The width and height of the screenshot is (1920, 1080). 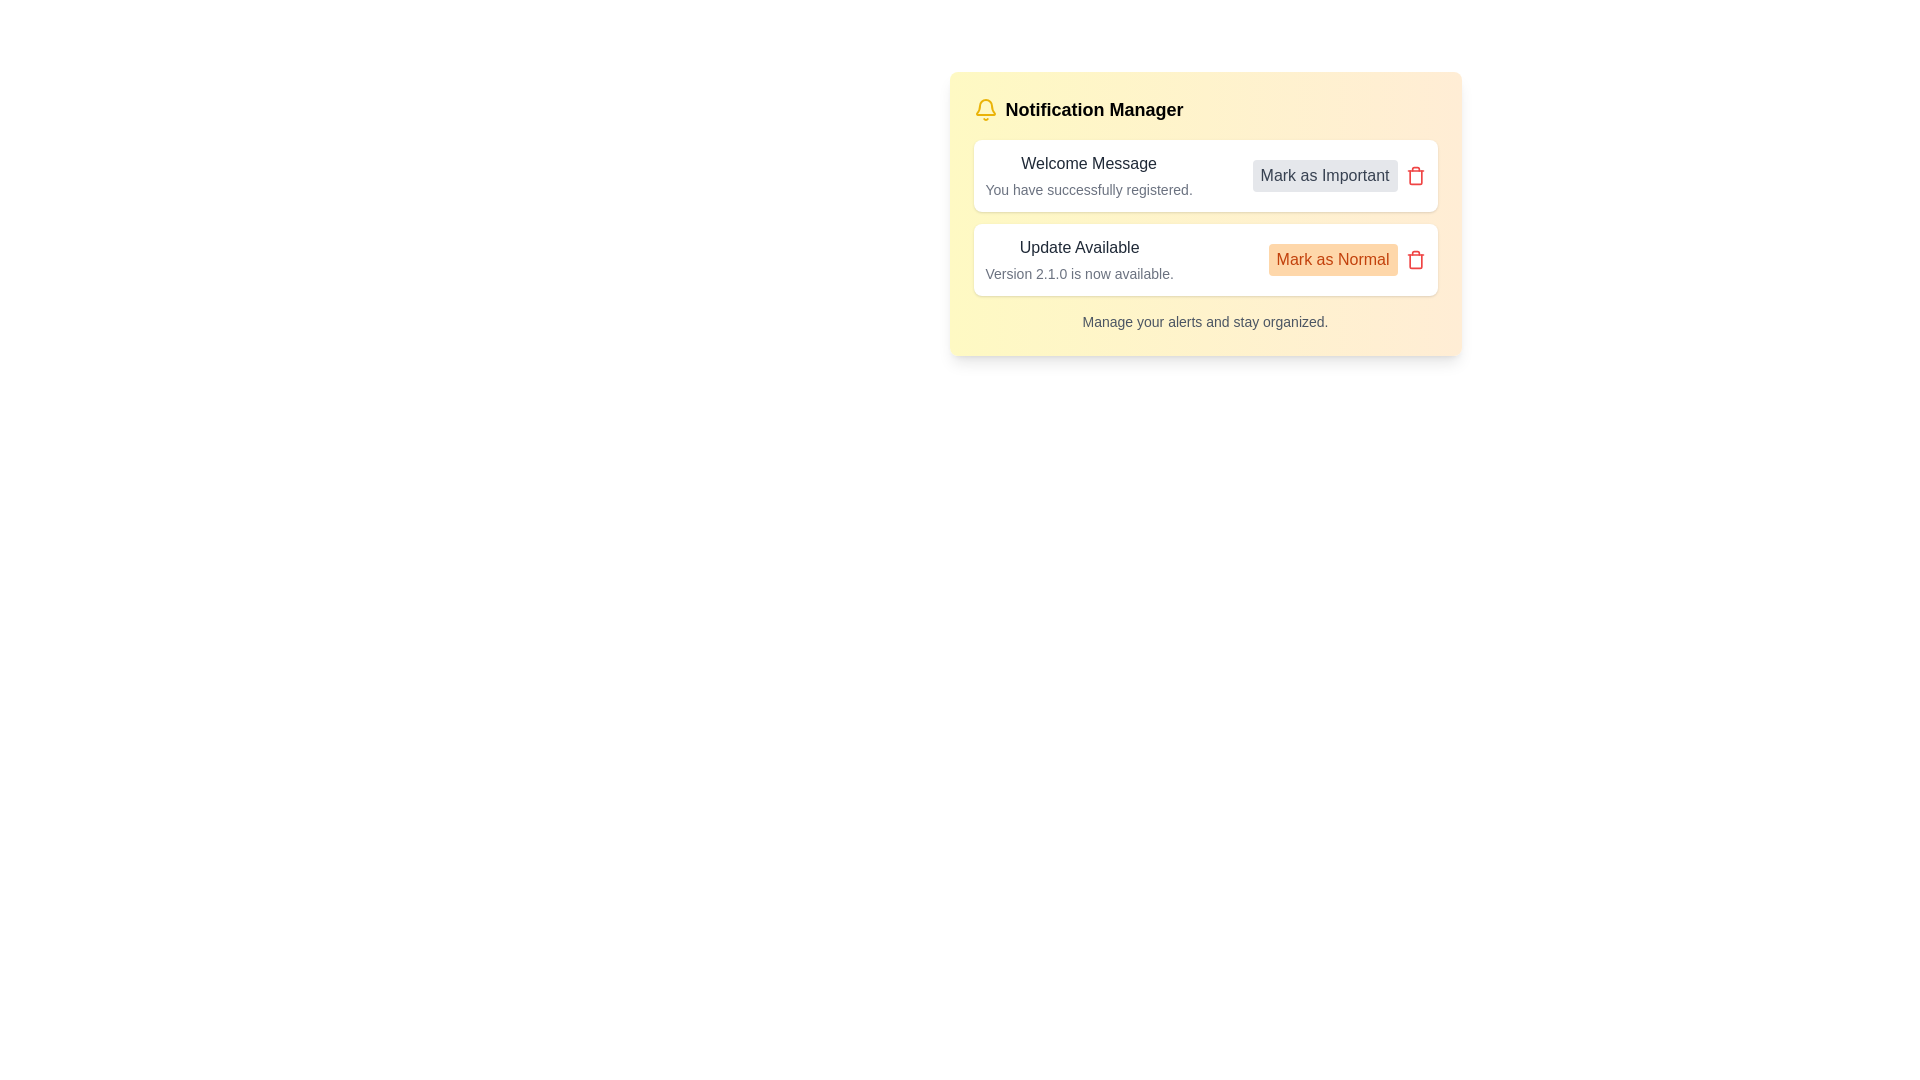 What do you see at coordinates (1339, 175) in the screenshot?
I see `the button located to the right of the 'Welcome Message' text to mark the associated notification as important` at bounding box center [1339, 175].